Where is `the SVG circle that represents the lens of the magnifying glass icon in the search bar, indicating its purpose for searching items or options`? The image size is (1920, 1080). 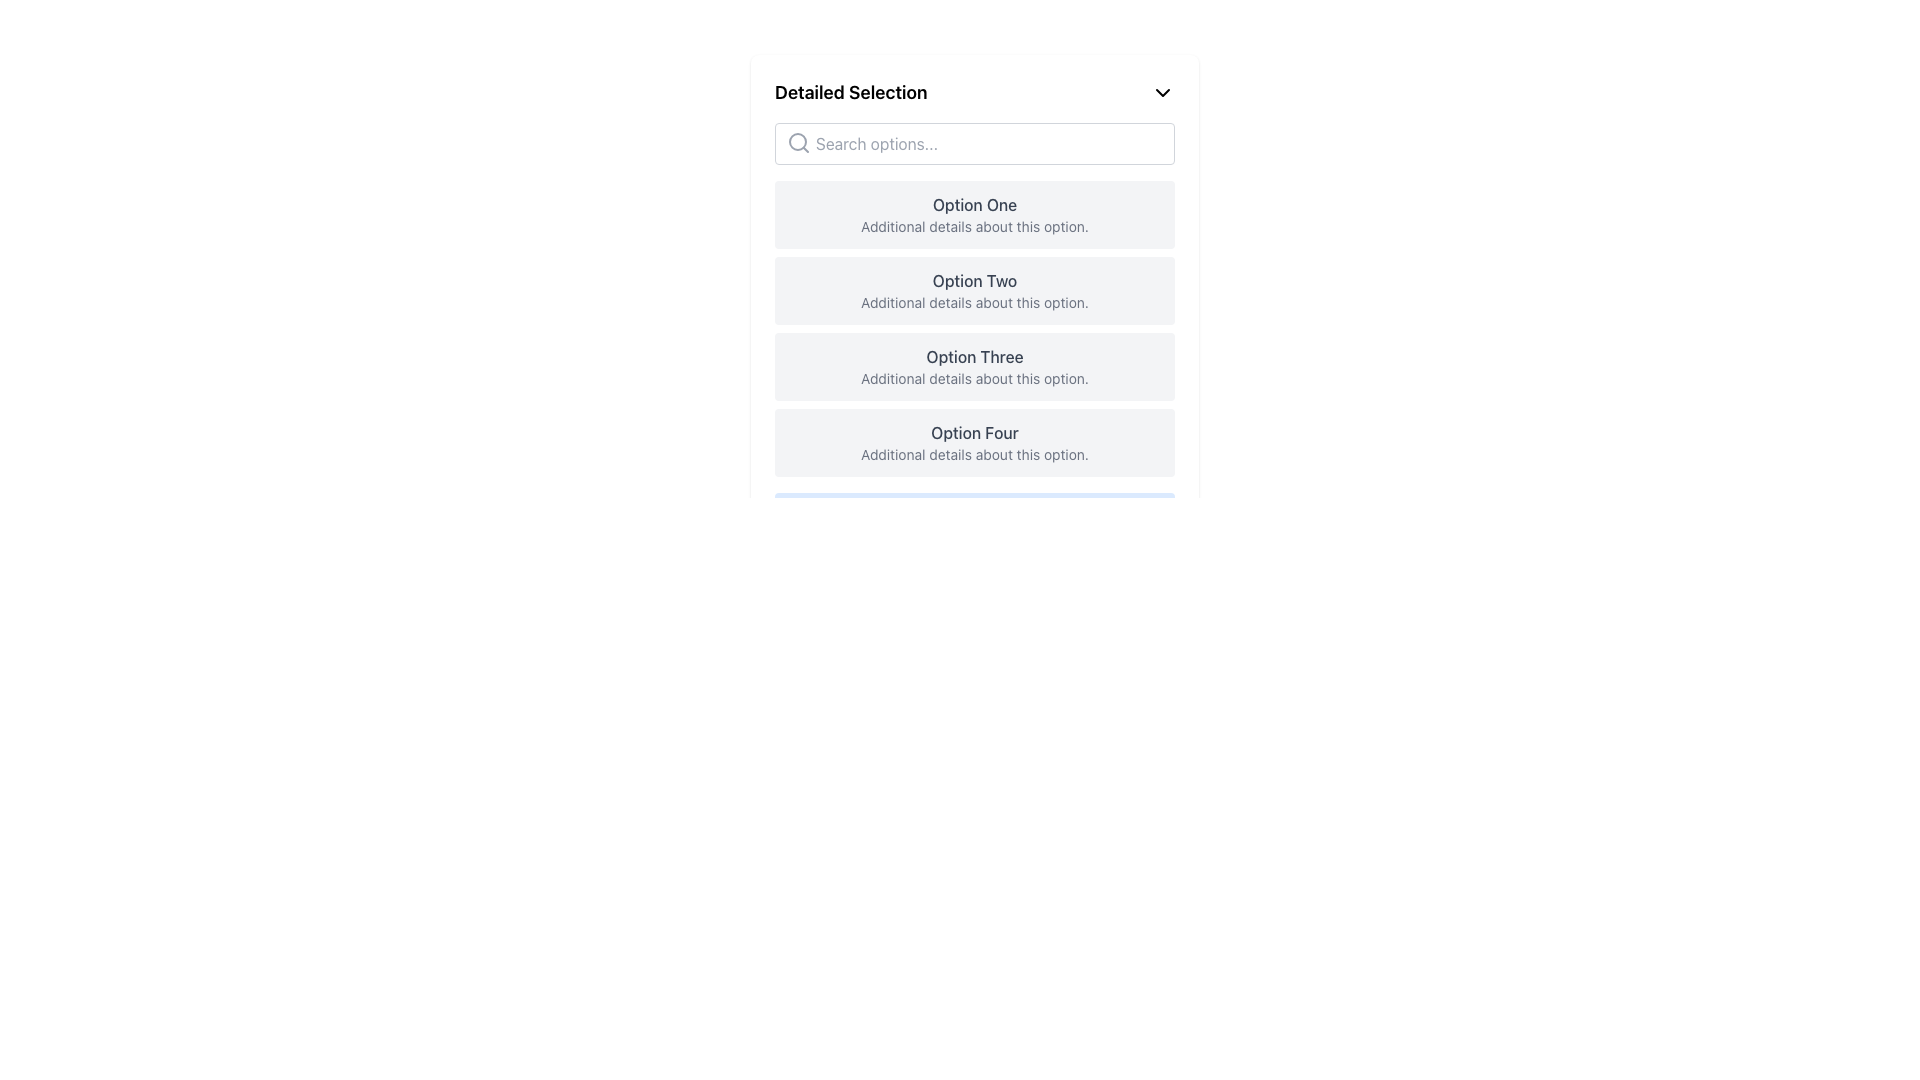 the SVG circle that represents the lens of the magnifying glass icon in the search bar, indicating its purpose for searching items or options is located at coordinates (796, 141).